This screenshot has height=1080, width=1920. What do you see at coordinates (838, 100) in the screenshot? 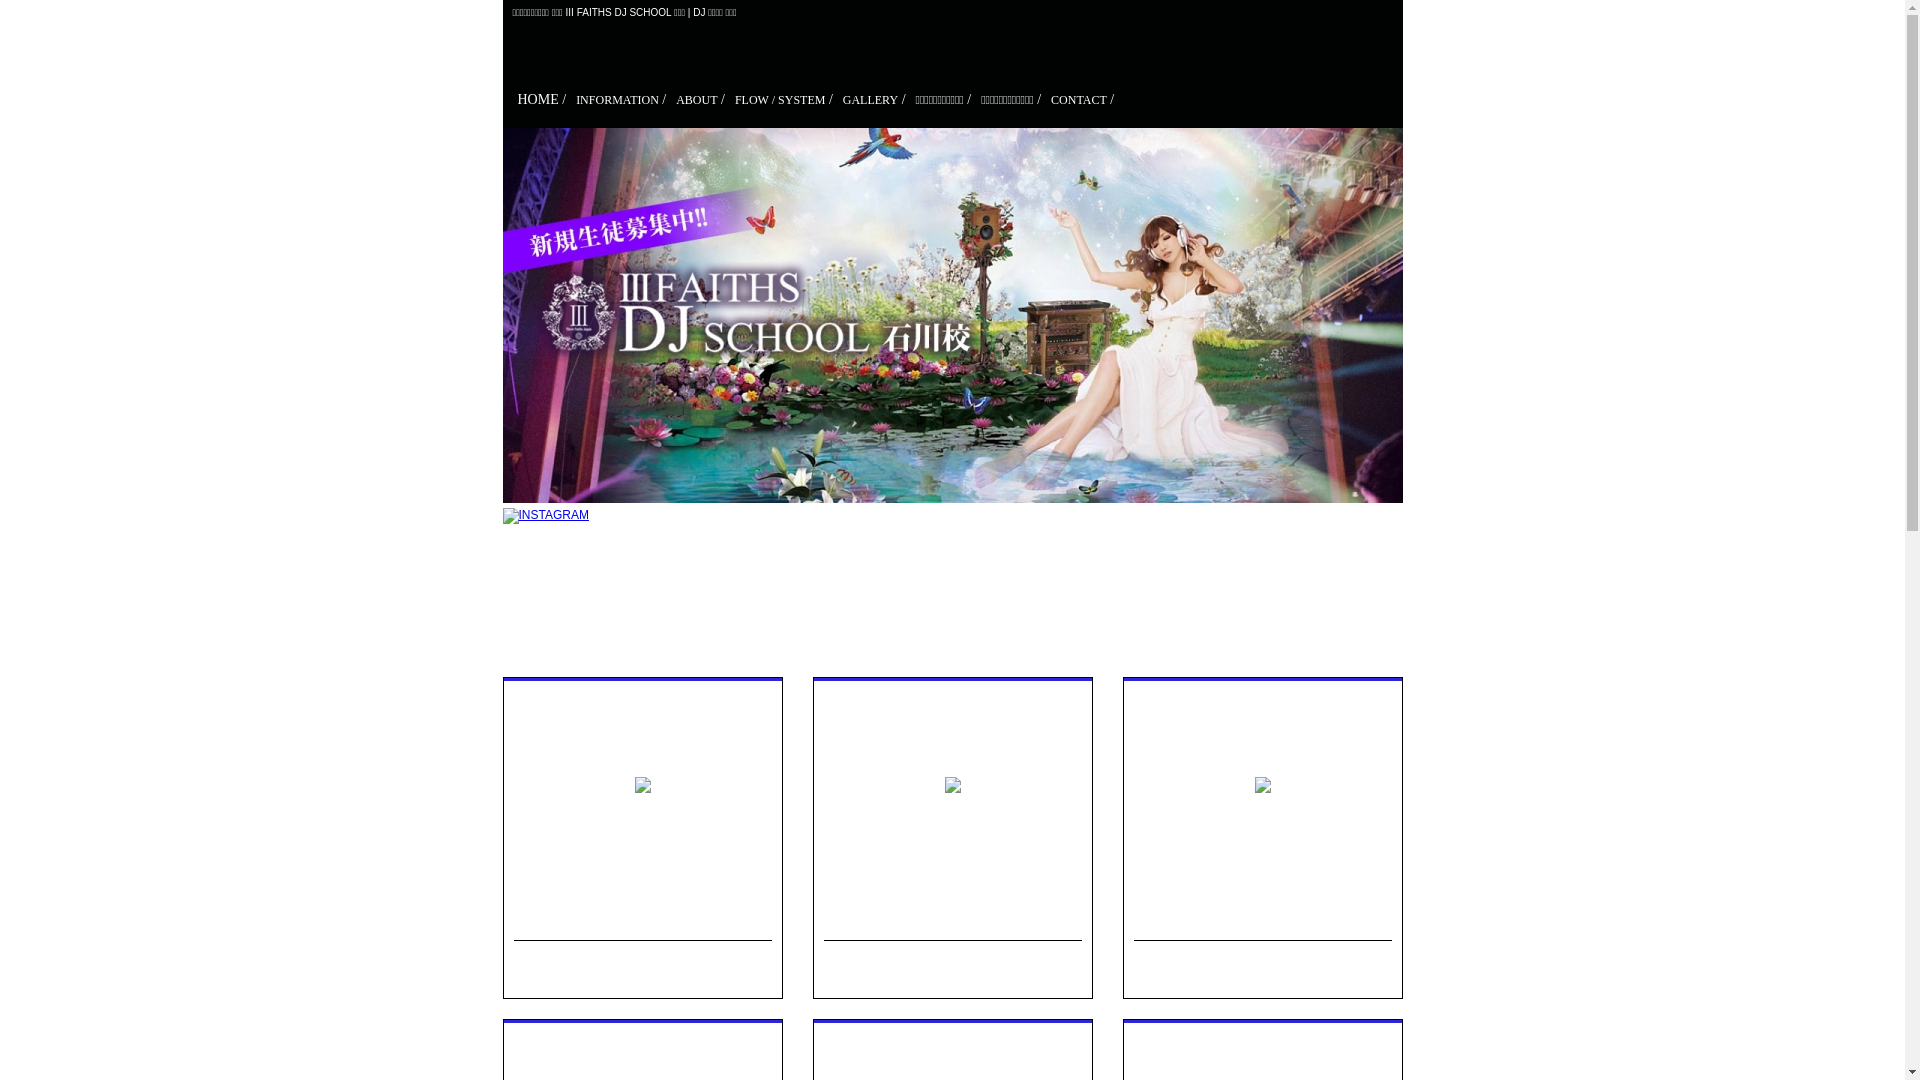
I see `'GALLERY /'` at bounding box center [838, 100].